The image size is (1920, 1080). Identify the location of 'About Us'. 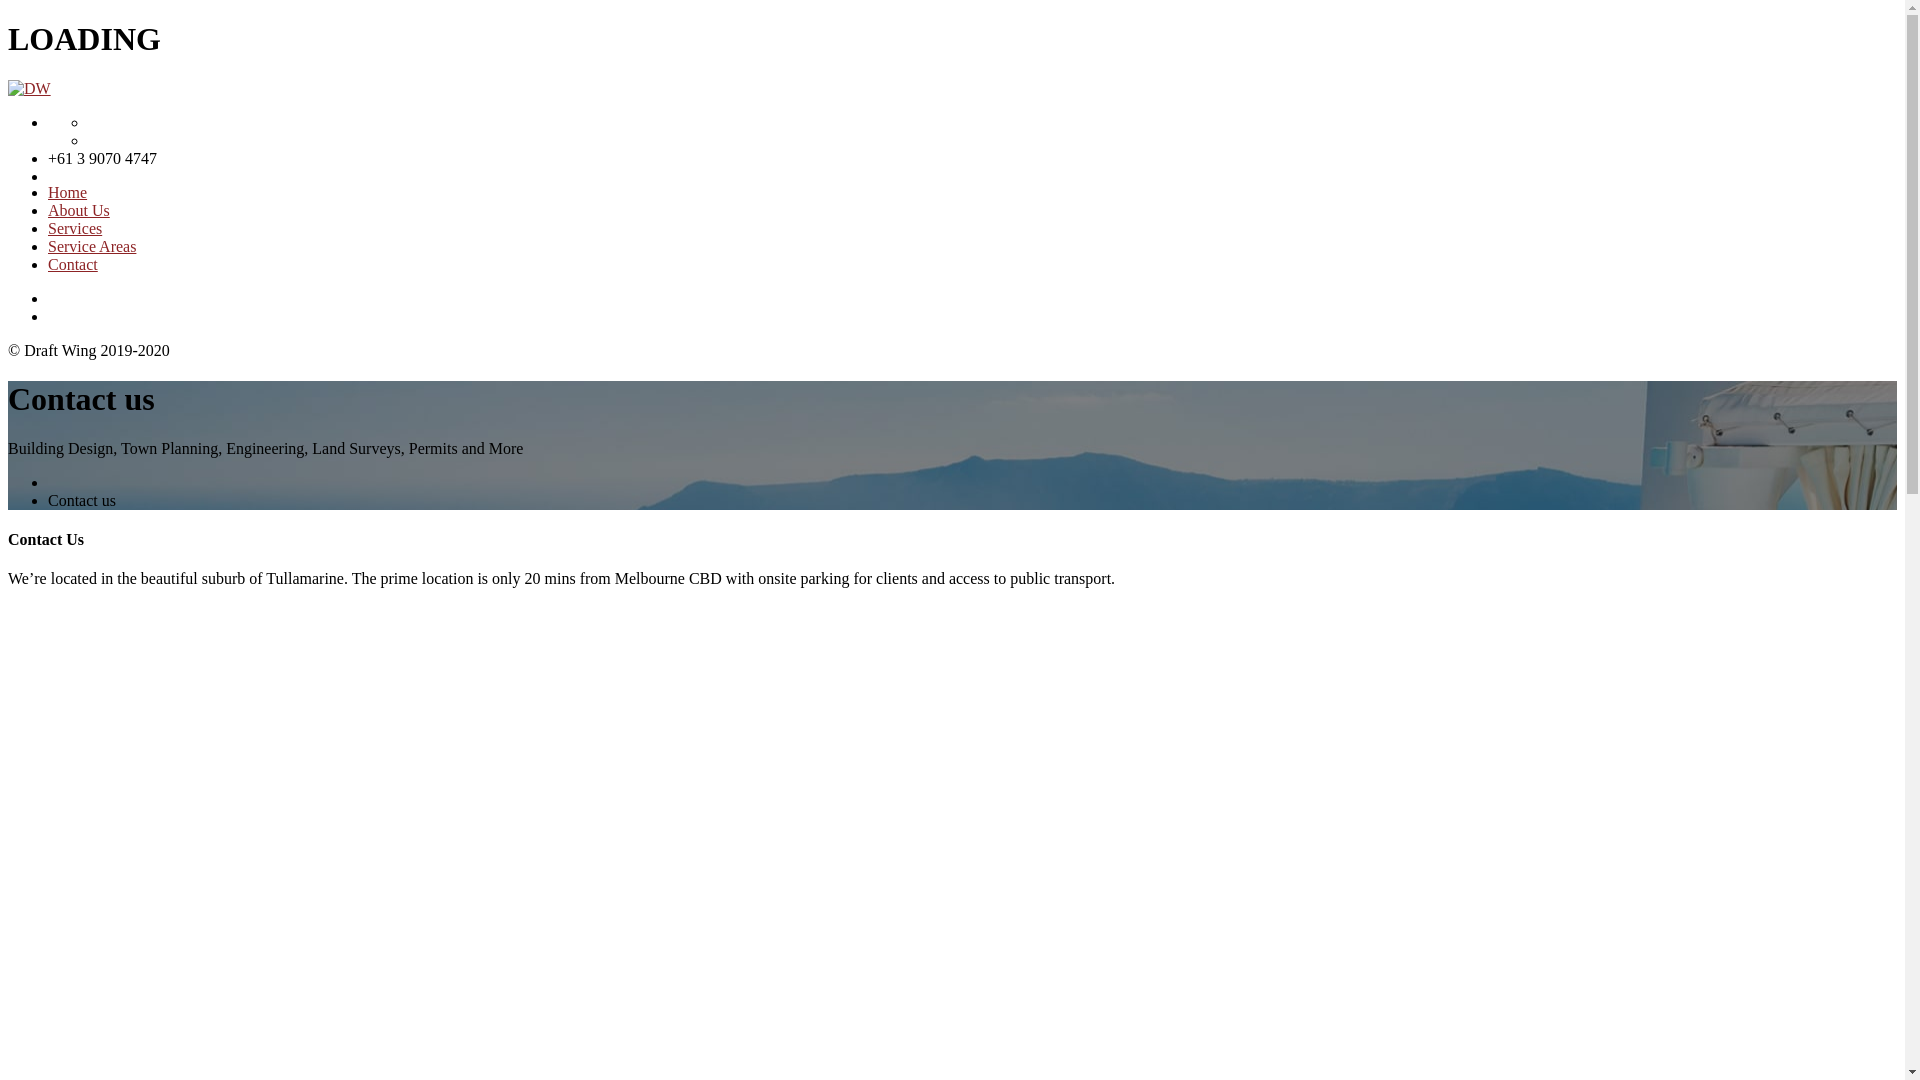
(48, 210).